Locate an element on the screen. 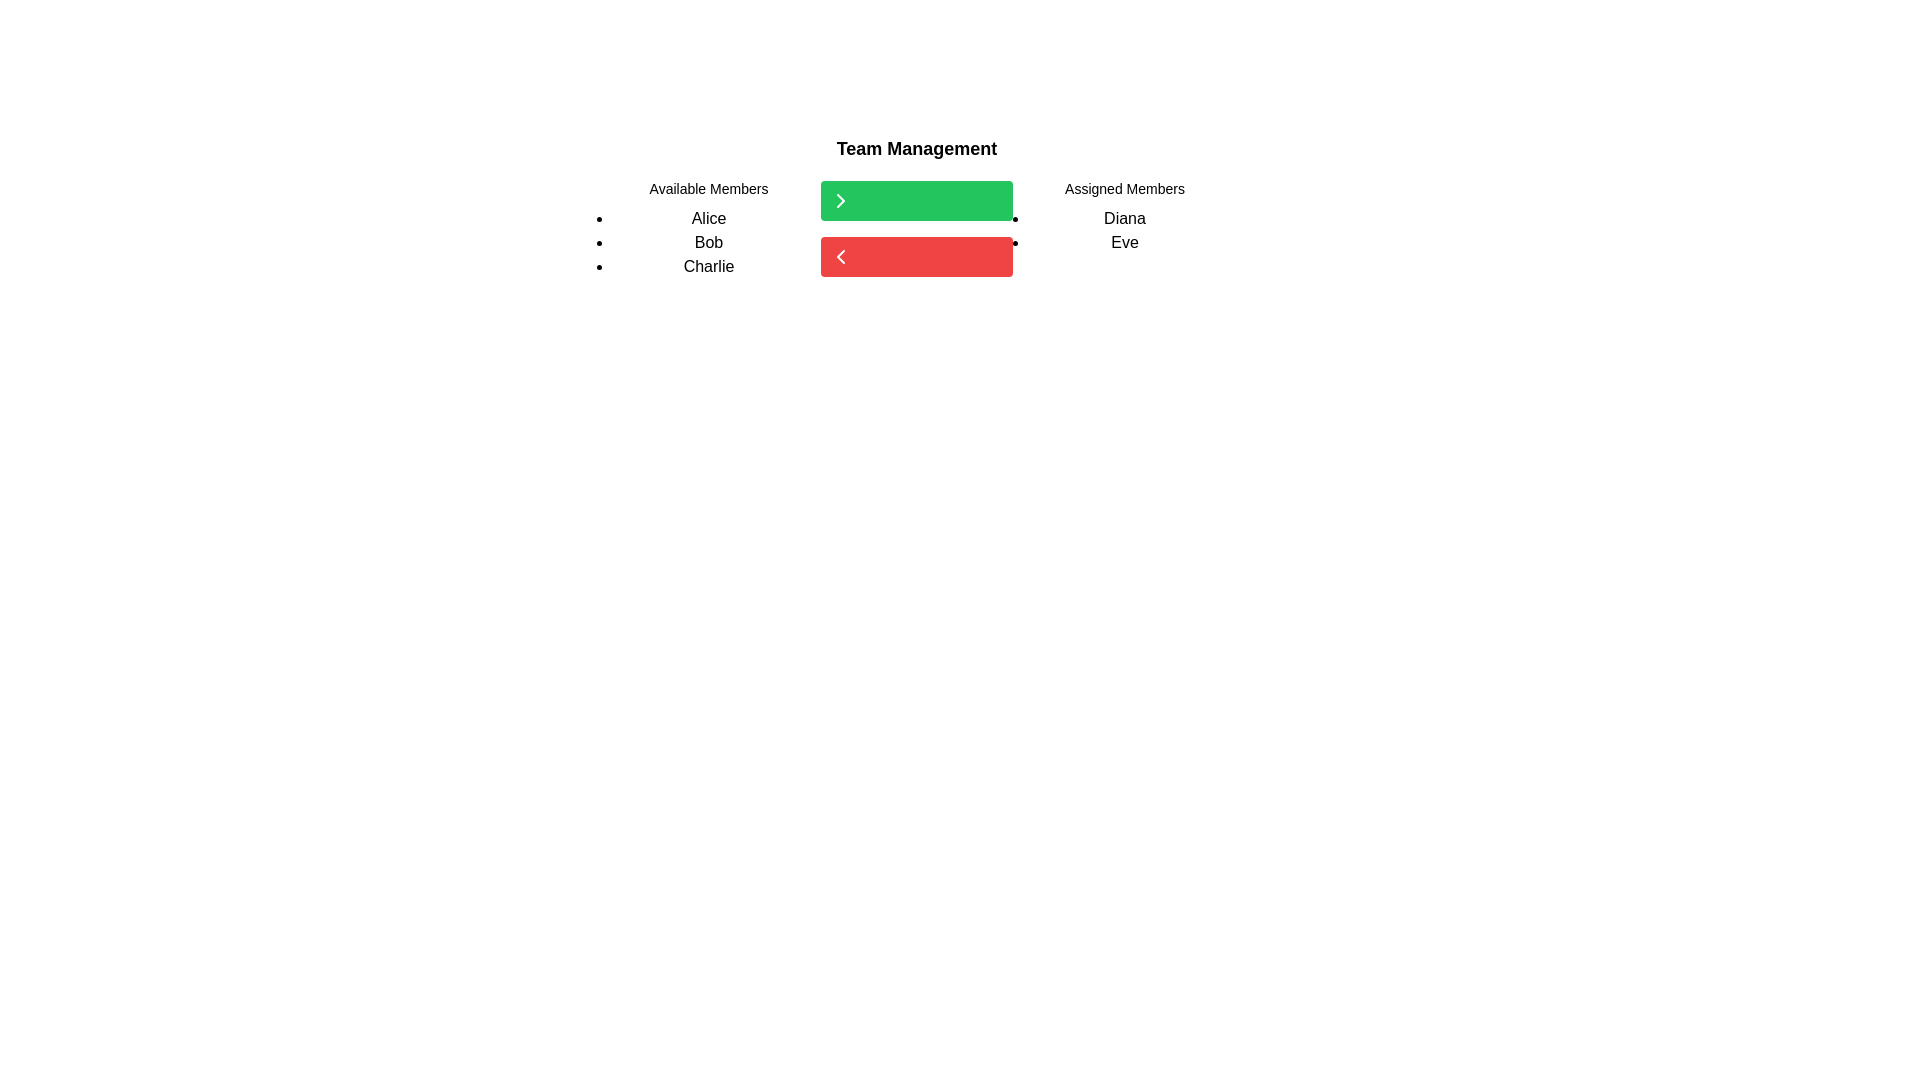  the 'Assigned Members' text display module is located at coordinates (1124, 227).